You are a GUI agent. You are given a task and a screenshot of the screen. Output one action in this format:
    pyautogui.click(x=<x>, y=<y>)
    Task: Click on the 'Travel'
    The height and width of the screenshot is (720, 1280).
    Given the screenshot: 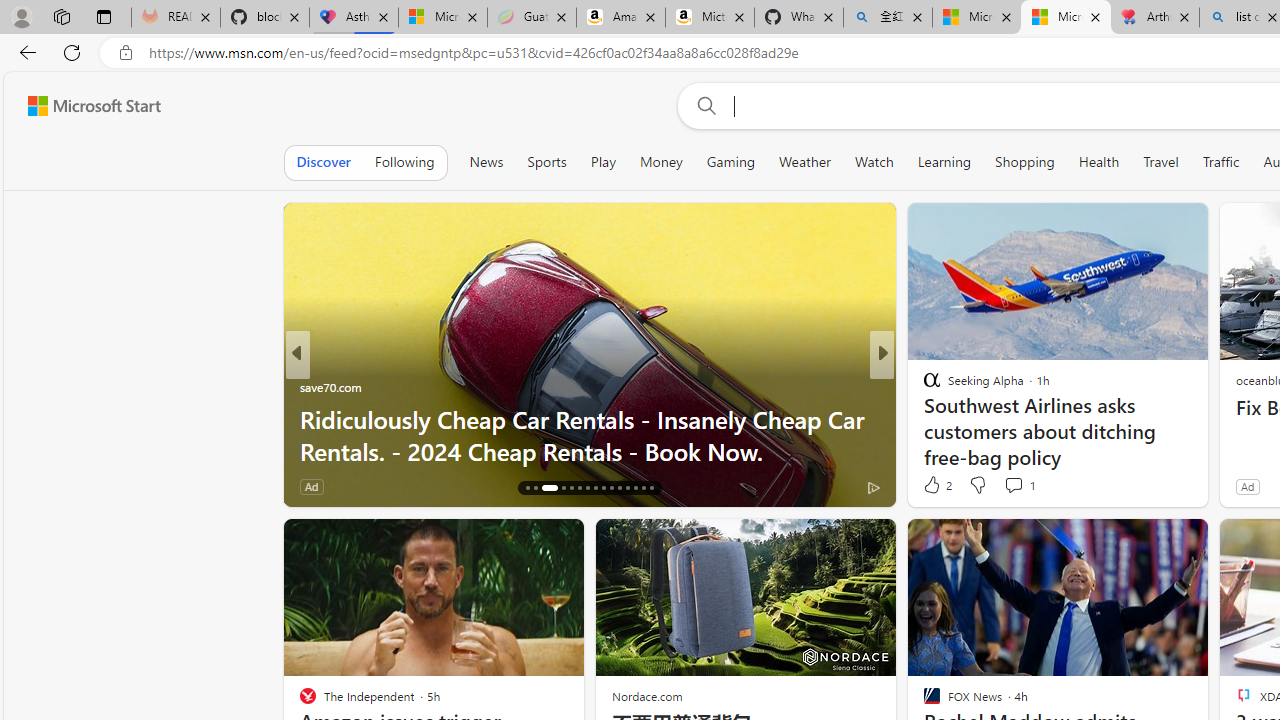 What is the action you would take?
    pyautogui.click(x=1160, y=161)
    